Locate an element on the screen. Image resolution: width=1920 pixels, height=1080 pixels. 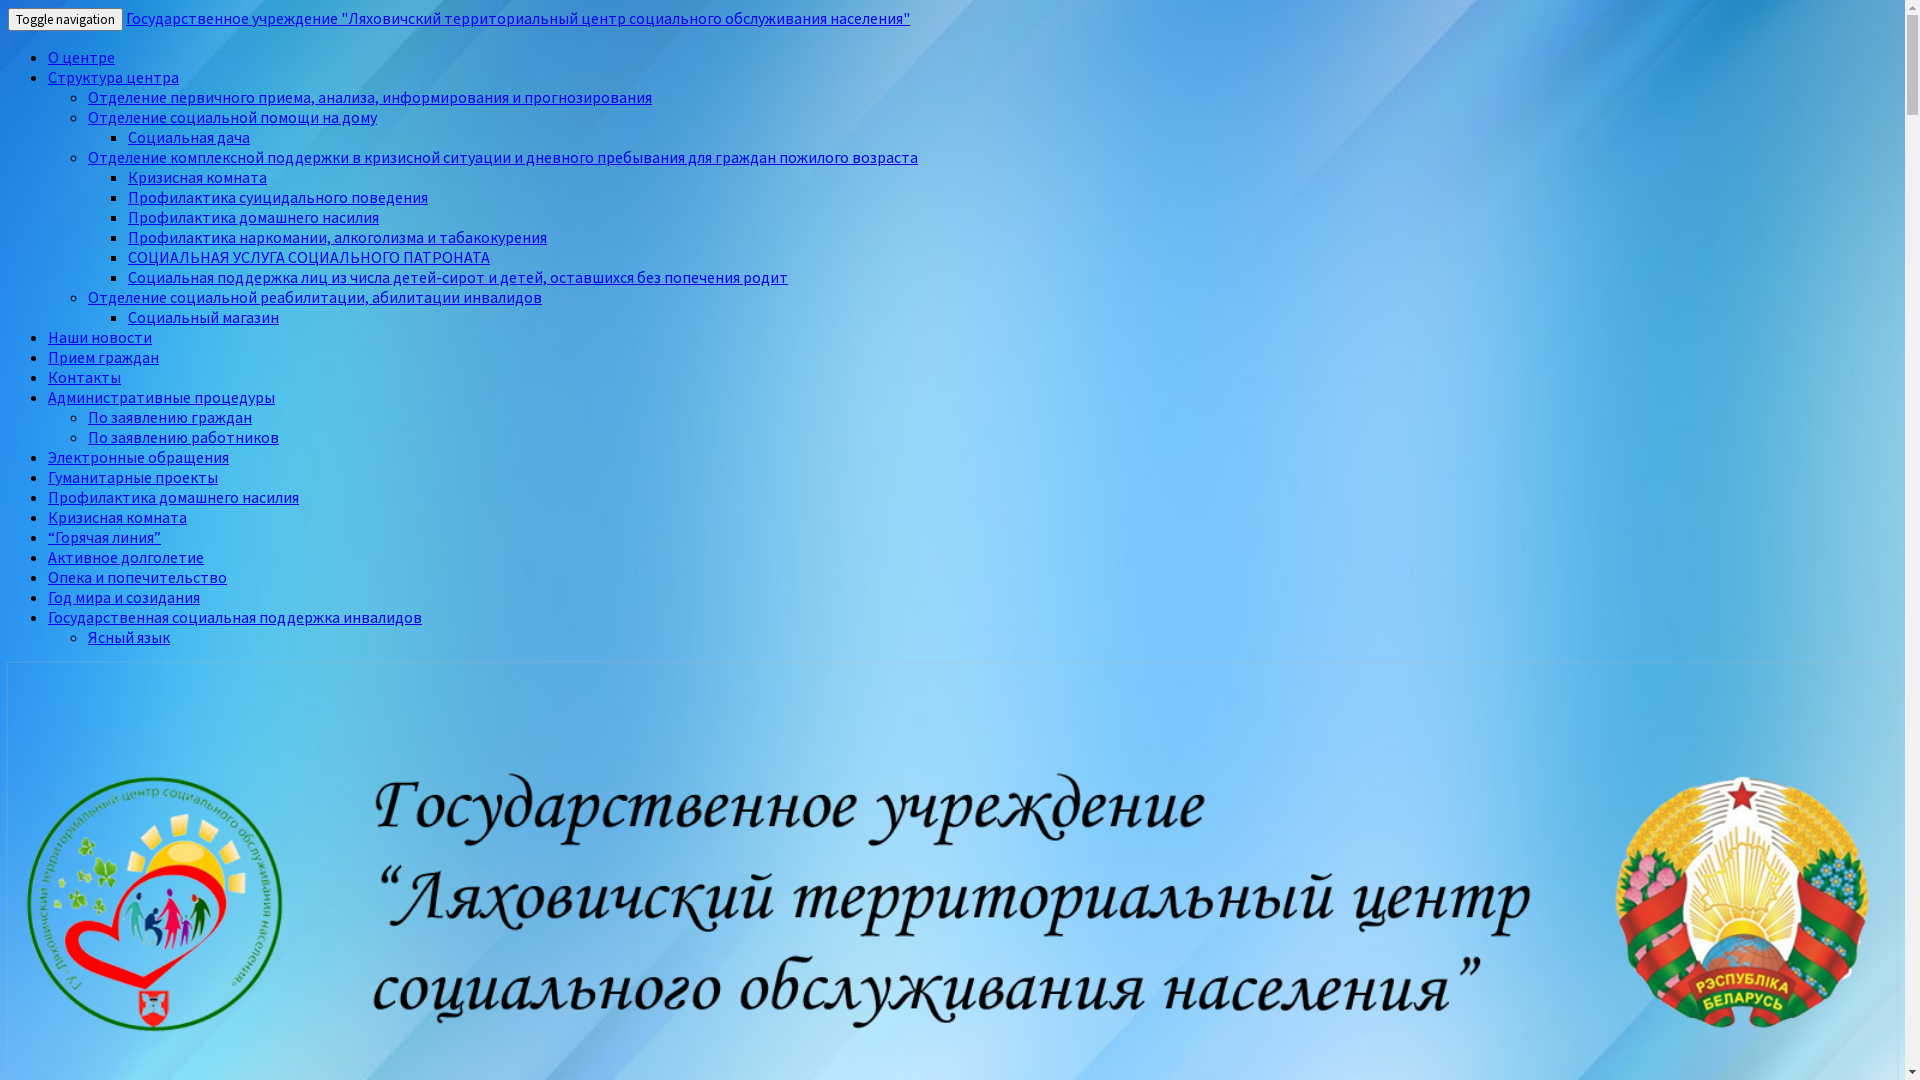
'Toggle navigation' is located at coordinates (65, 19).